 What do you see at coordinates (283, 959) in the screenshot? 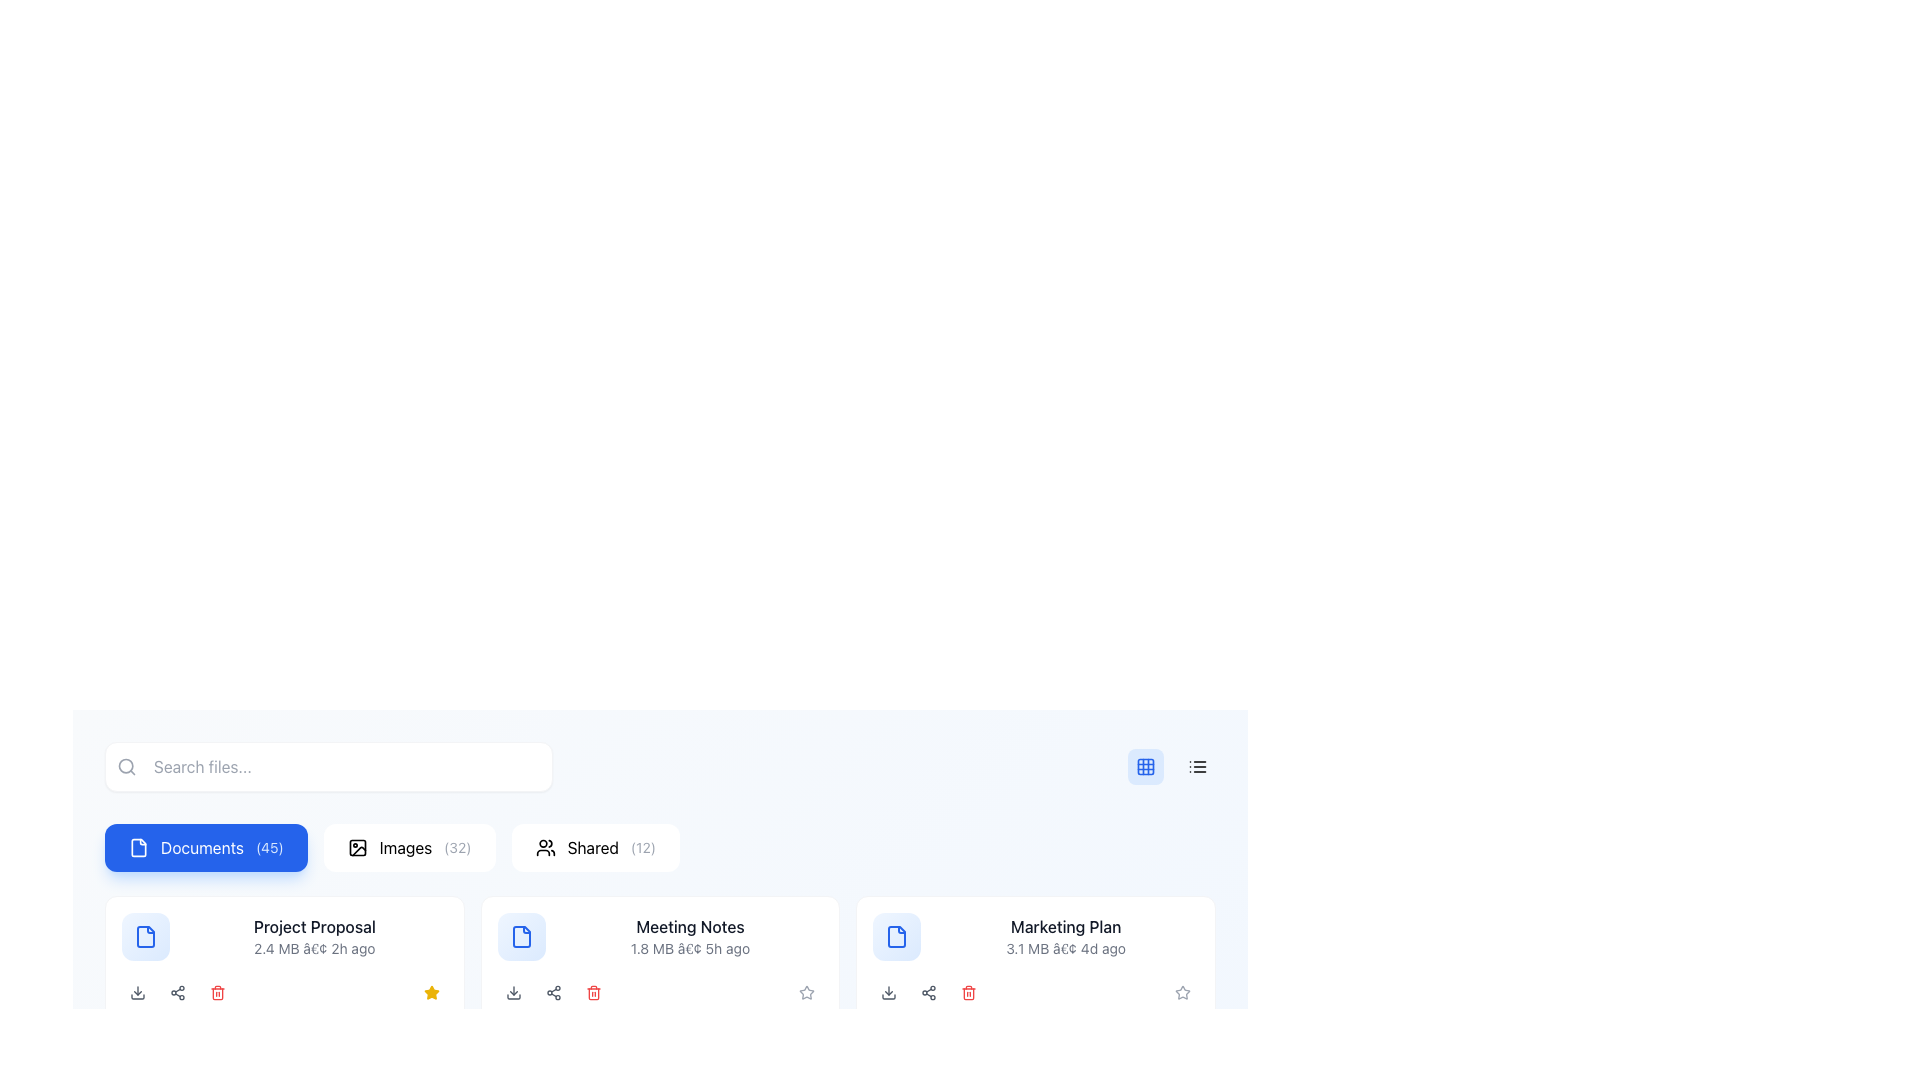
I see `the download icon on the selectable file card located in the first column of the grid layout, positioned below the navigation menu` at bounding box center [283, 959].